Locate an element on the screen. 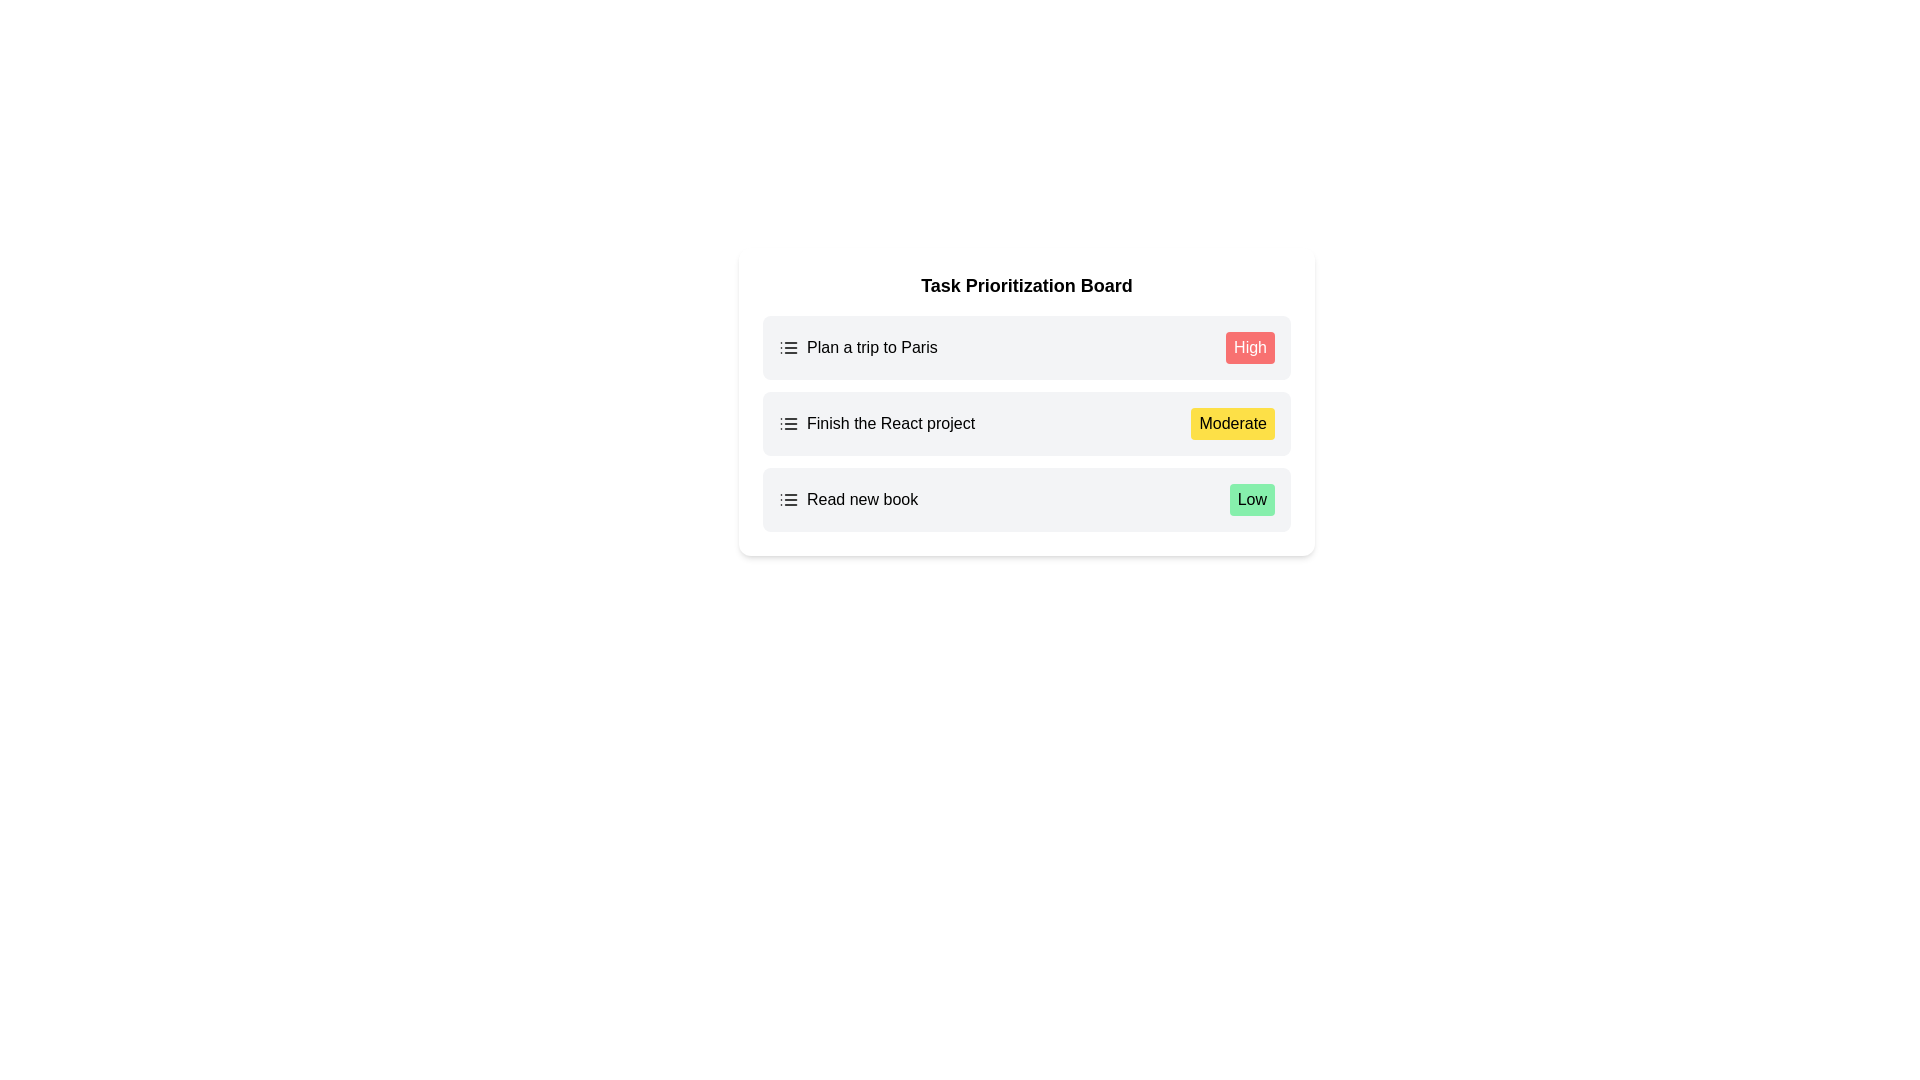 This screenshot has width=1920, height=1080. the third list item labeled 'Read new book' in the Task Prioritization Board is located at coordinates (1027, 499).